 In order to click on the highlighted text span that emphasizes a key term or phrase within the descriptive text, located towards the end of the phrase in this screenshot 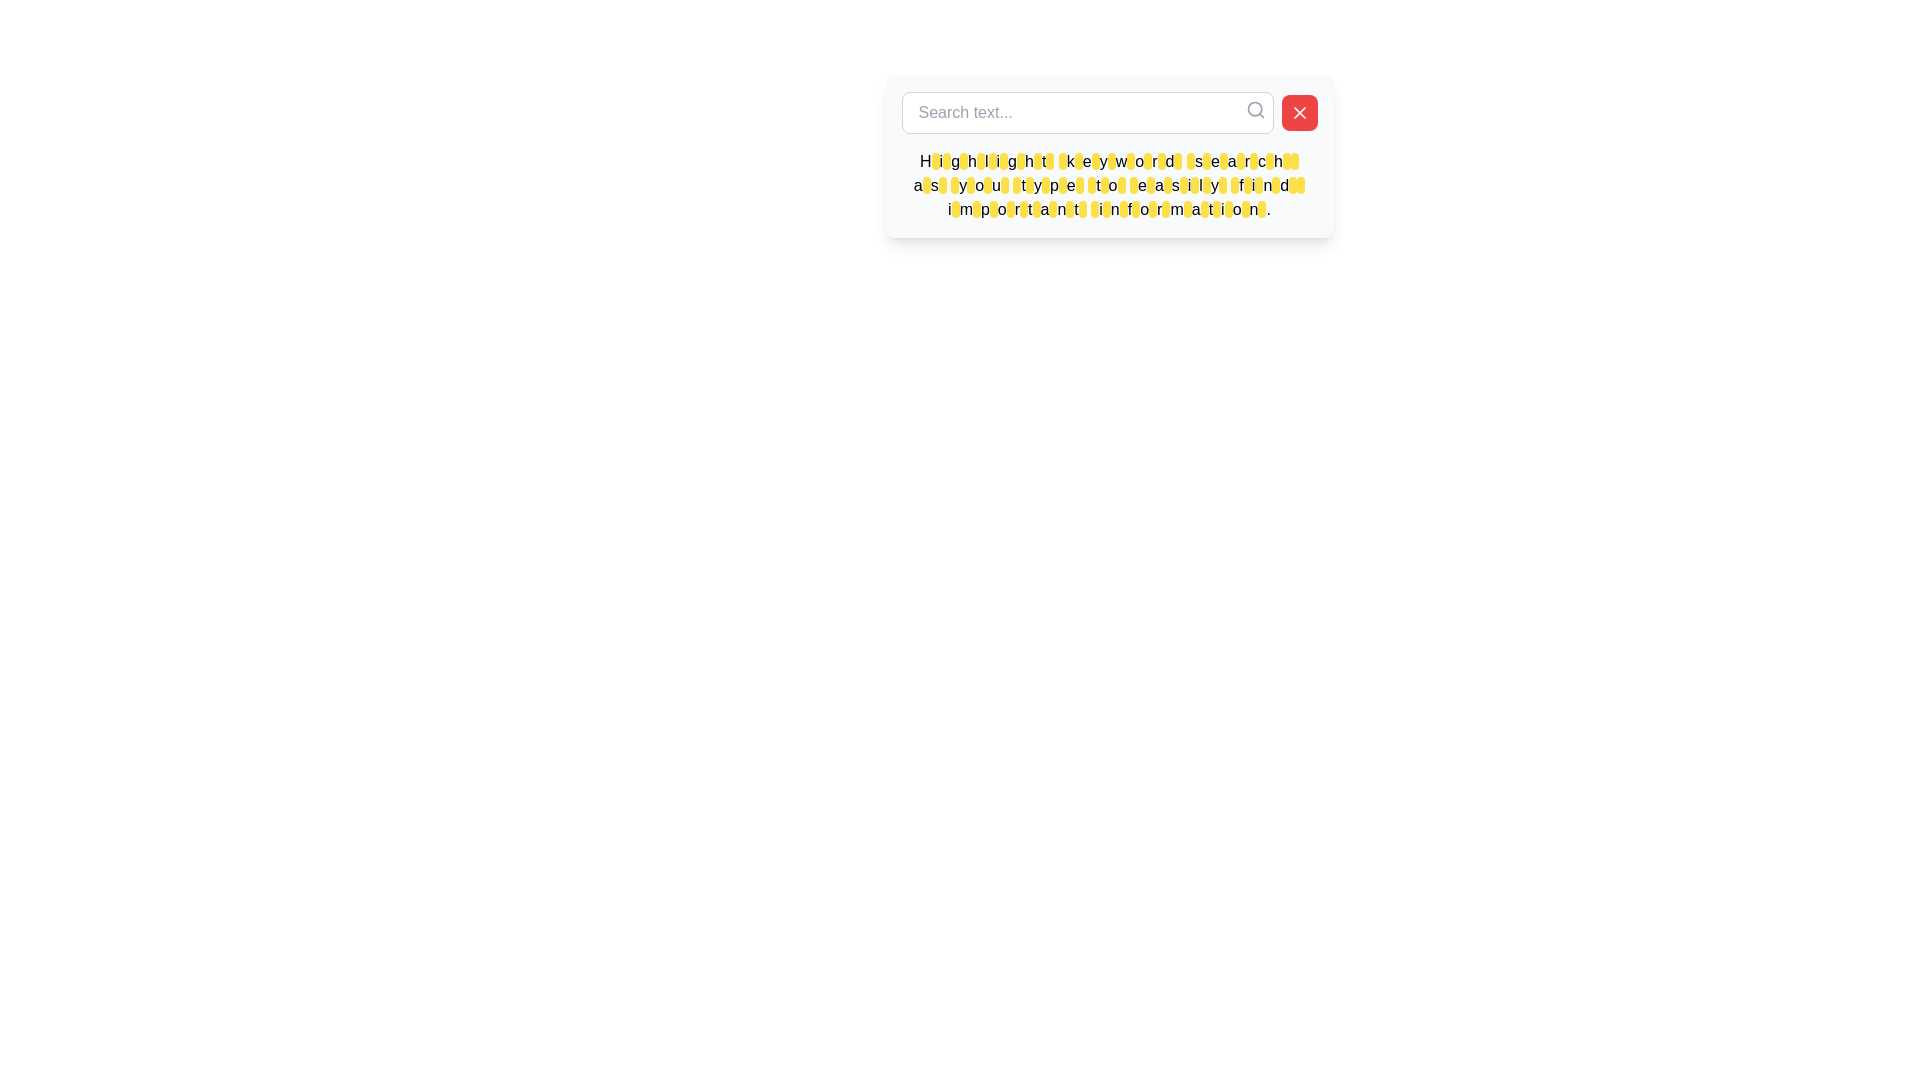, I will do `click(1069, 209)`.